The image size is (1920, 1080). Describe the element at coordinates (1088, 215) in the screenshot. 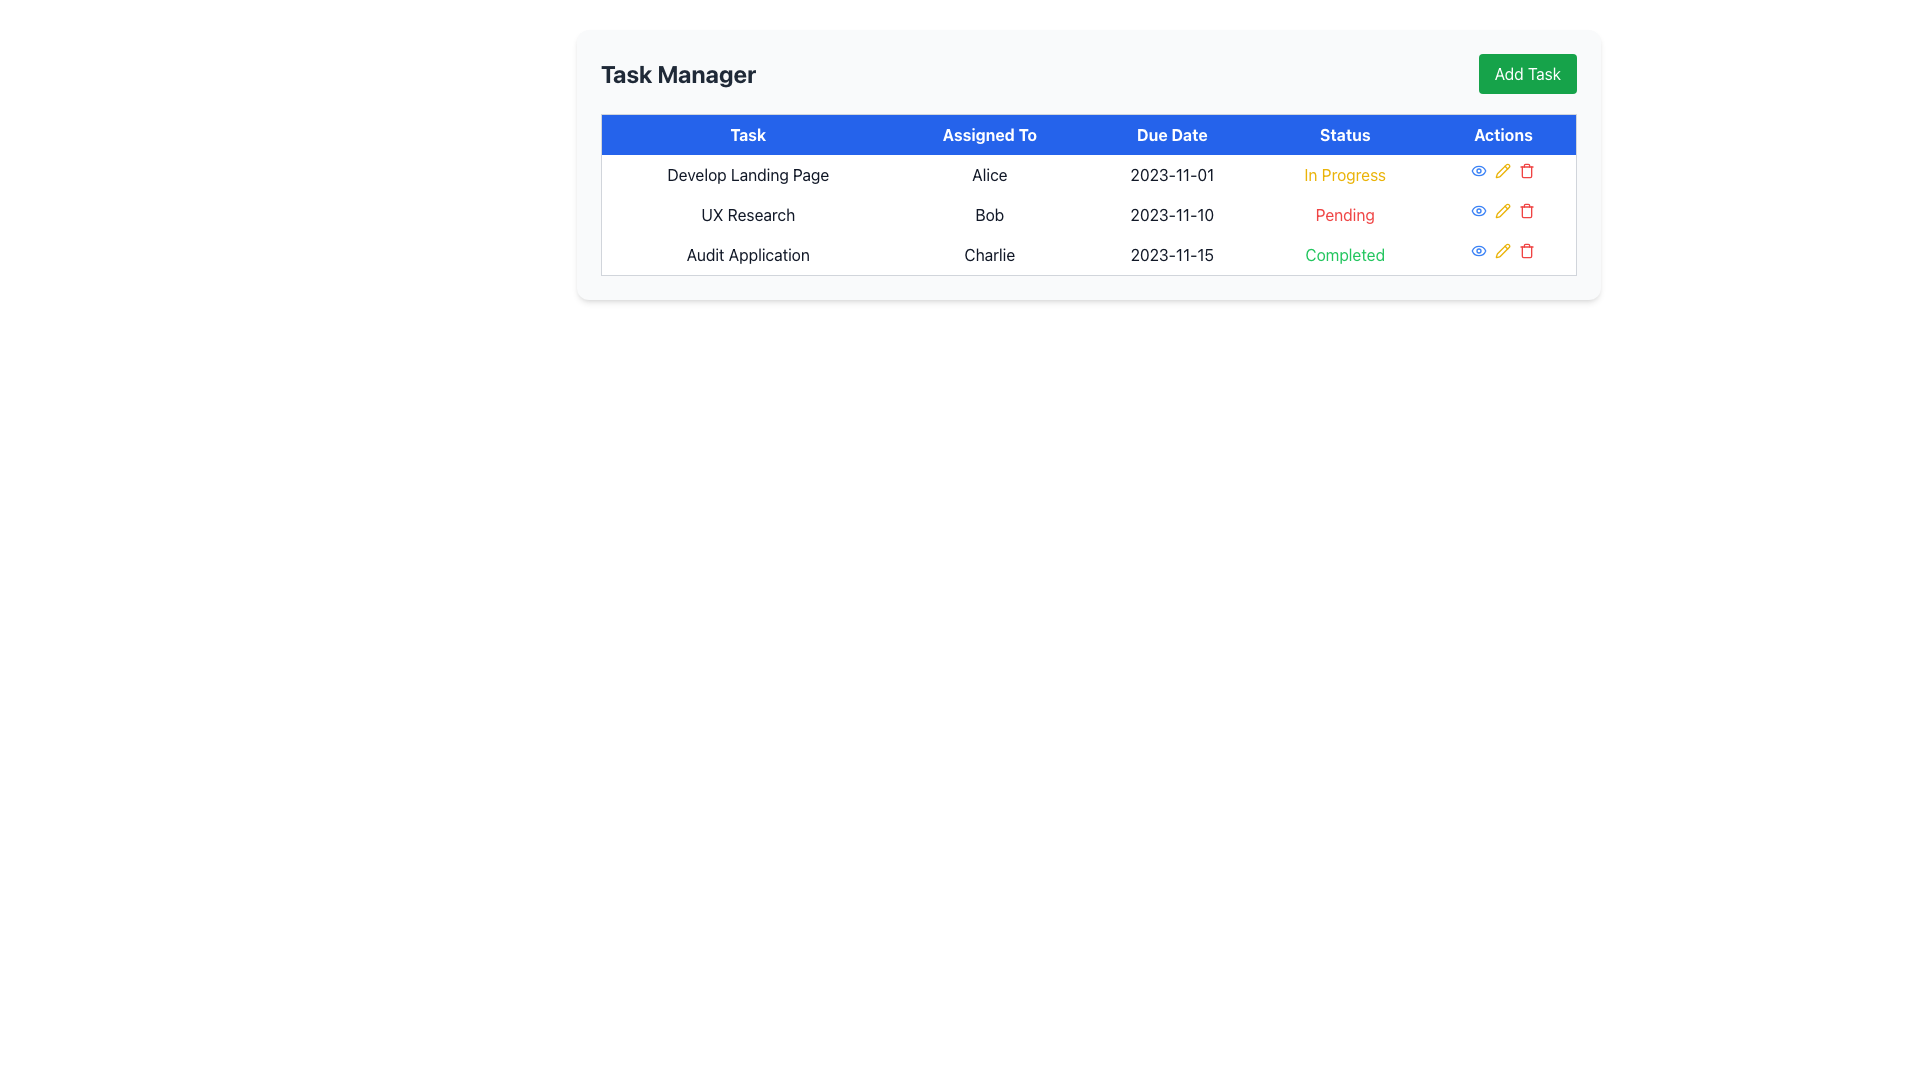

I see `the second row of the task table in the 'Task Manager' section` at that location.